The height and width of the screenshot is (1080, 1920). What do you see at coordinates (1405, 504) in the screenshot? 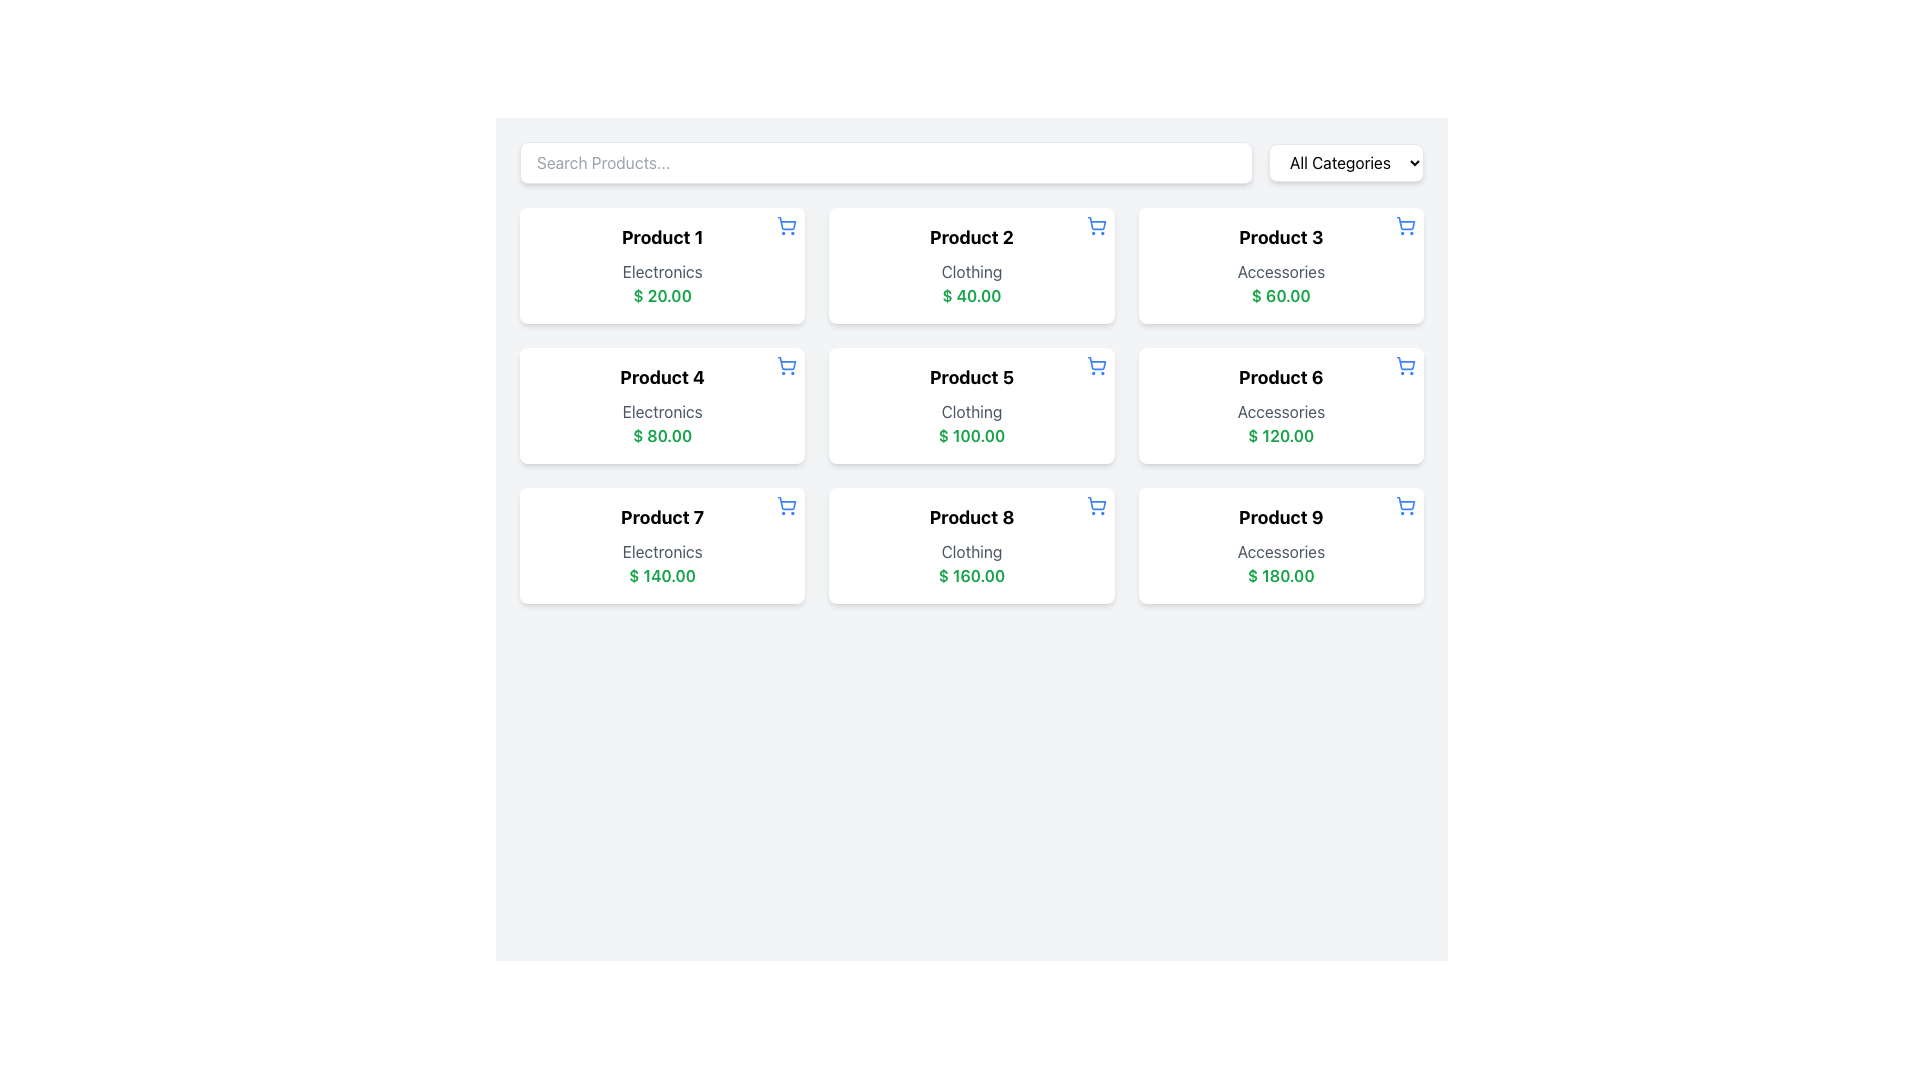
I see `the blue shopping cart icon button located at the top-right corner of the 'Product 9' card` at bounding box center [1405, 504].